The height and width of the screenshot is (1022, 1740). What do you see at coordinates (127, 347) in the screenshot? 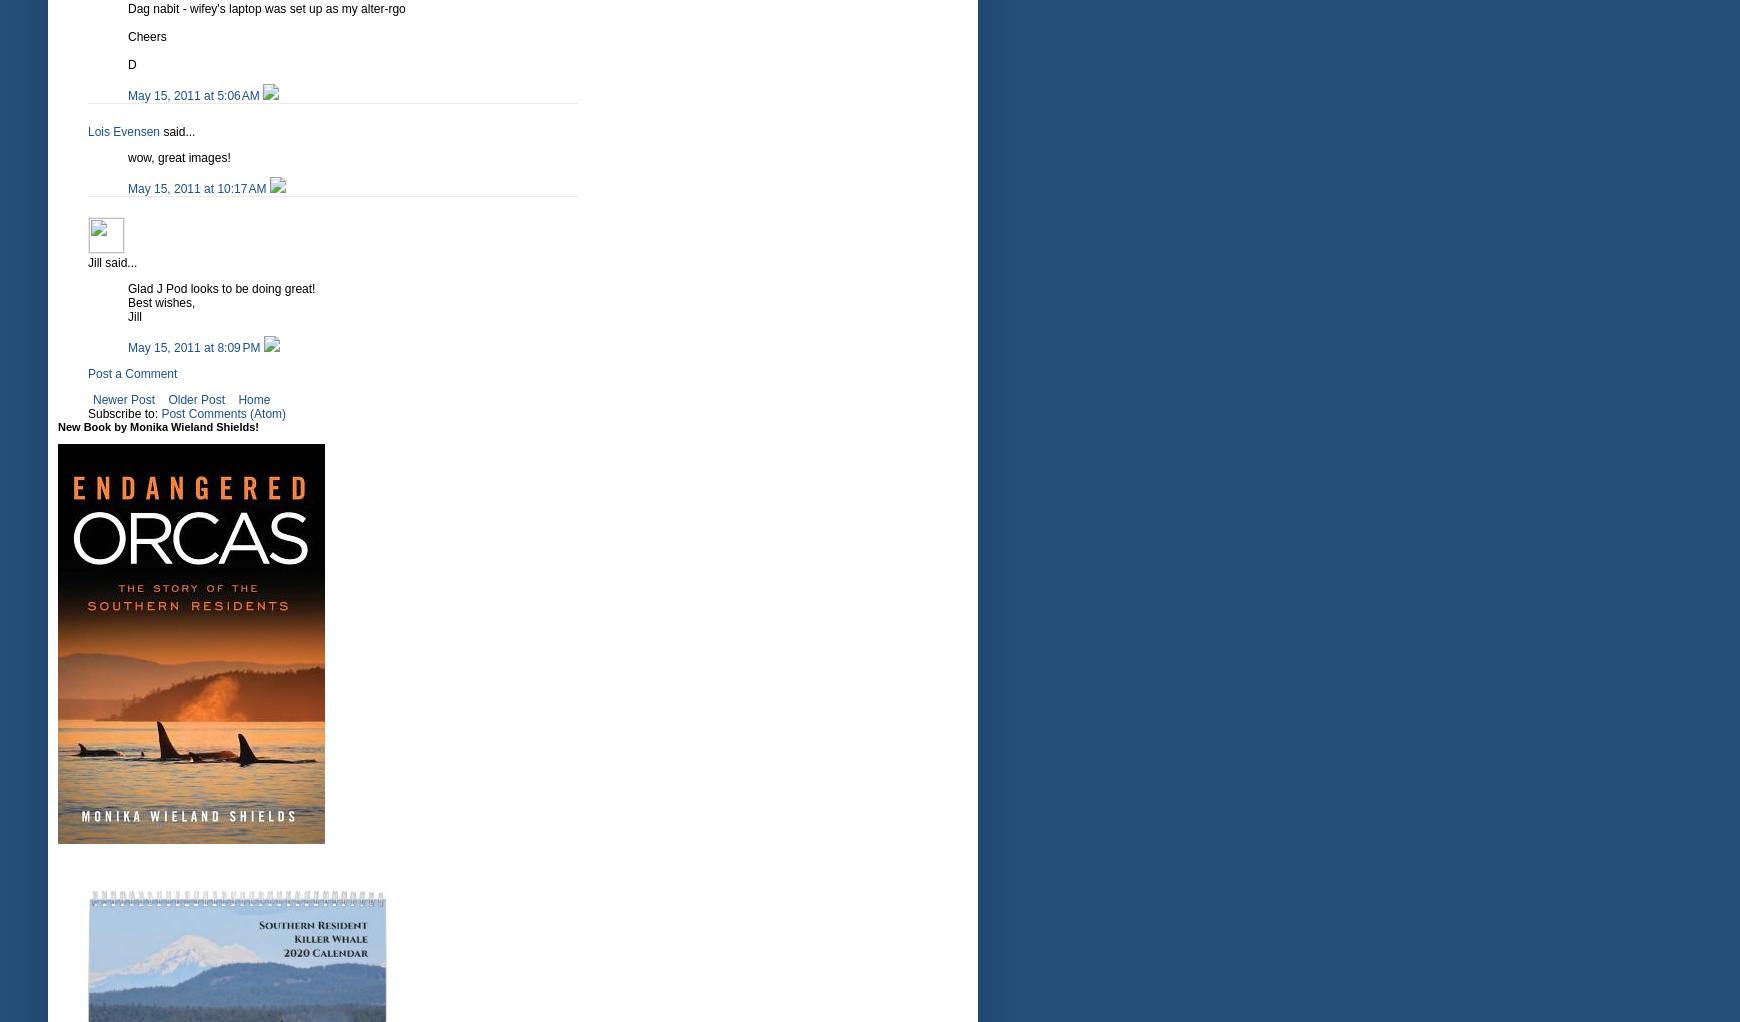
I see `'May 15, 2011 at 8:09 PM'` at bounding box center [127, 347].